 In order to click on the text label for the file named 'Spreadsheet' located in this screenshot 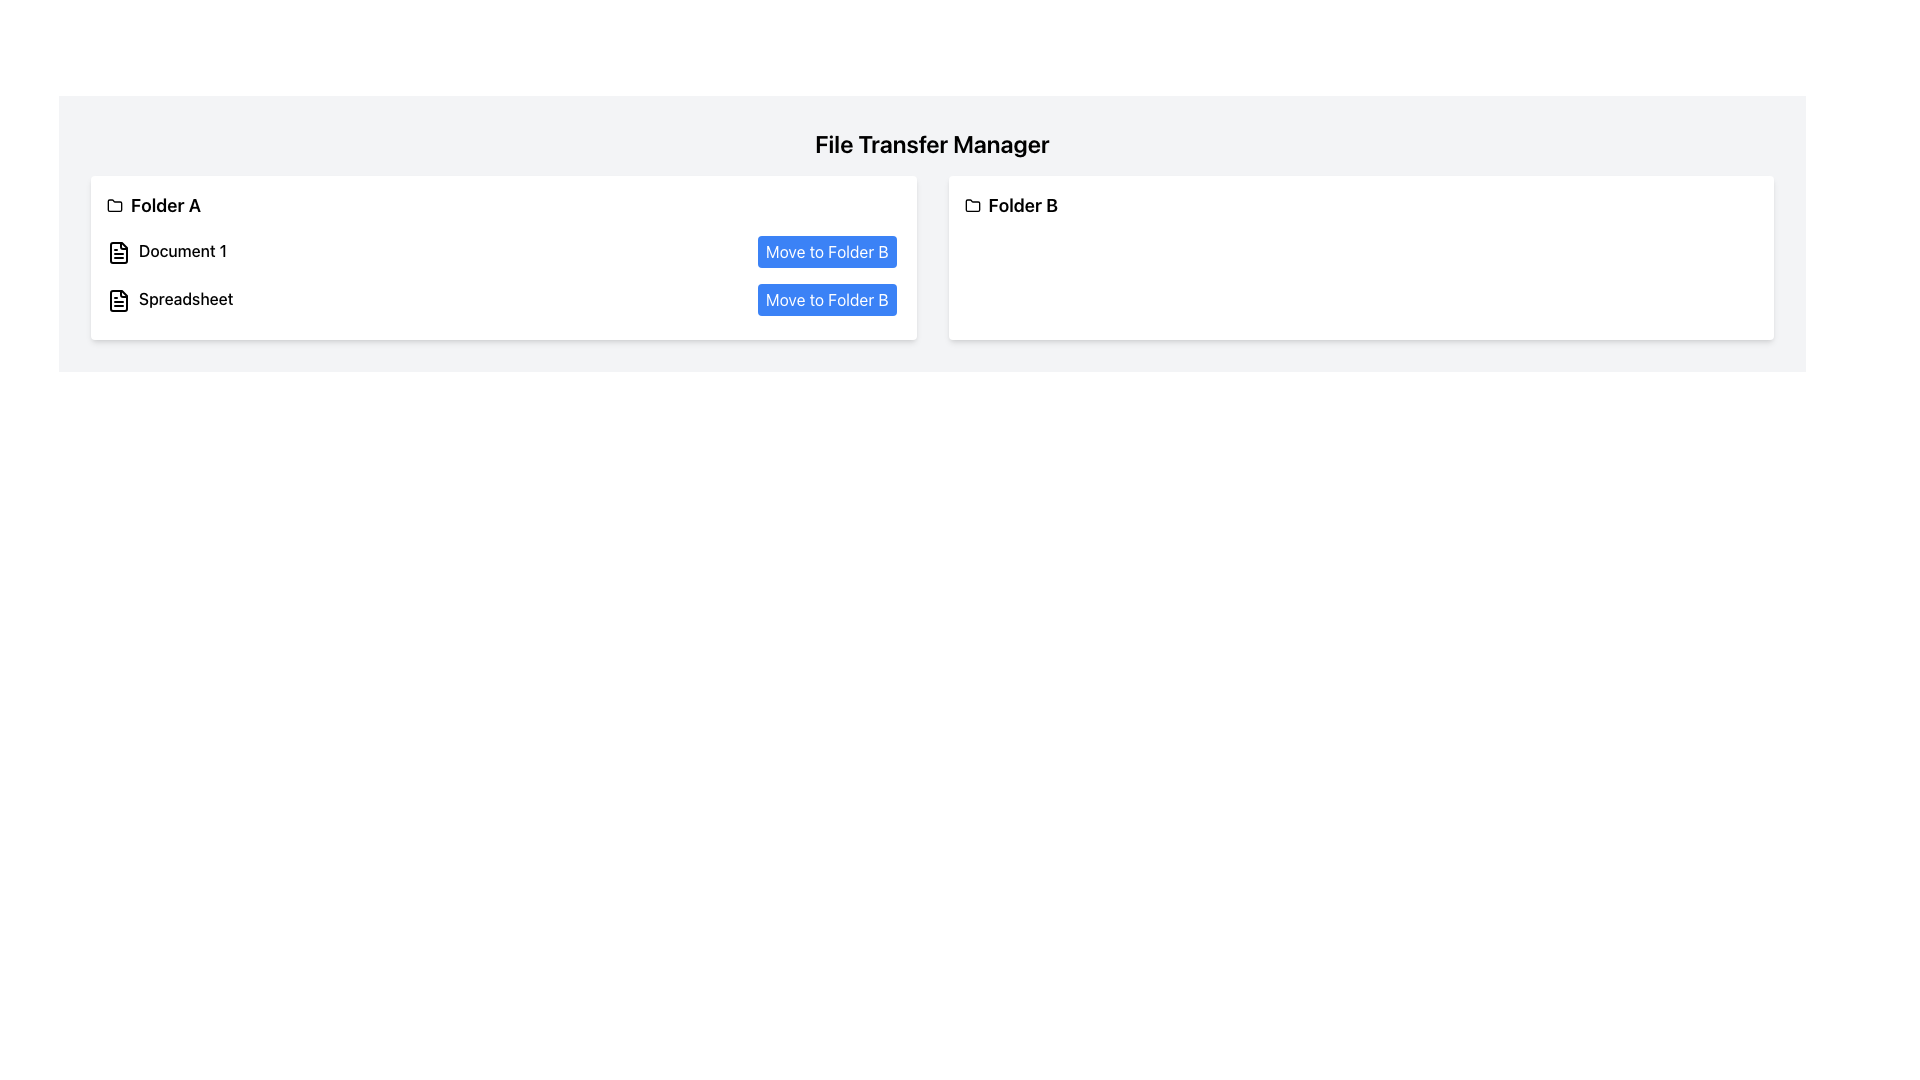, I will do `click(186, 299)`.